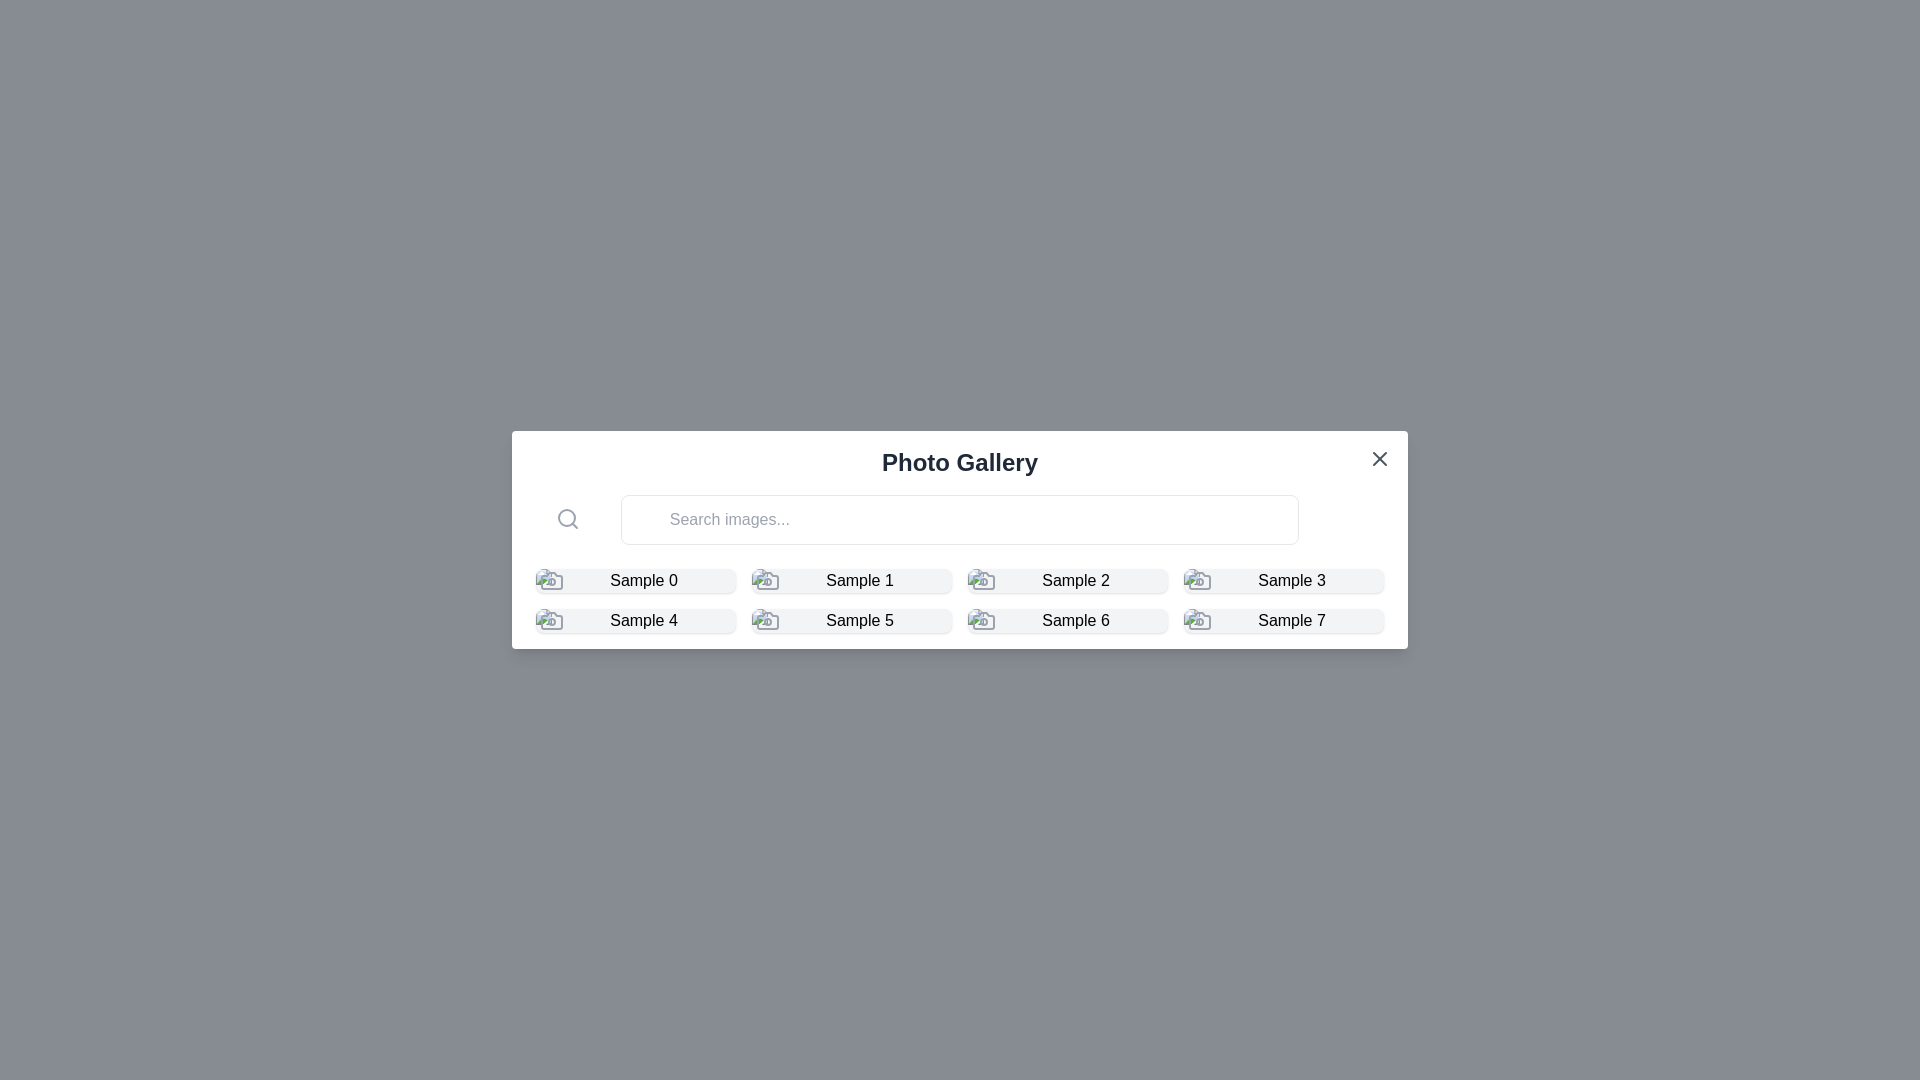 This screenshot has height=1080, width=1920. Describe the element at coordinates (767, 581) in the screenshot. I see `the camera icon located within the 'Sample 1' button in the photo gallery interface` at that location.